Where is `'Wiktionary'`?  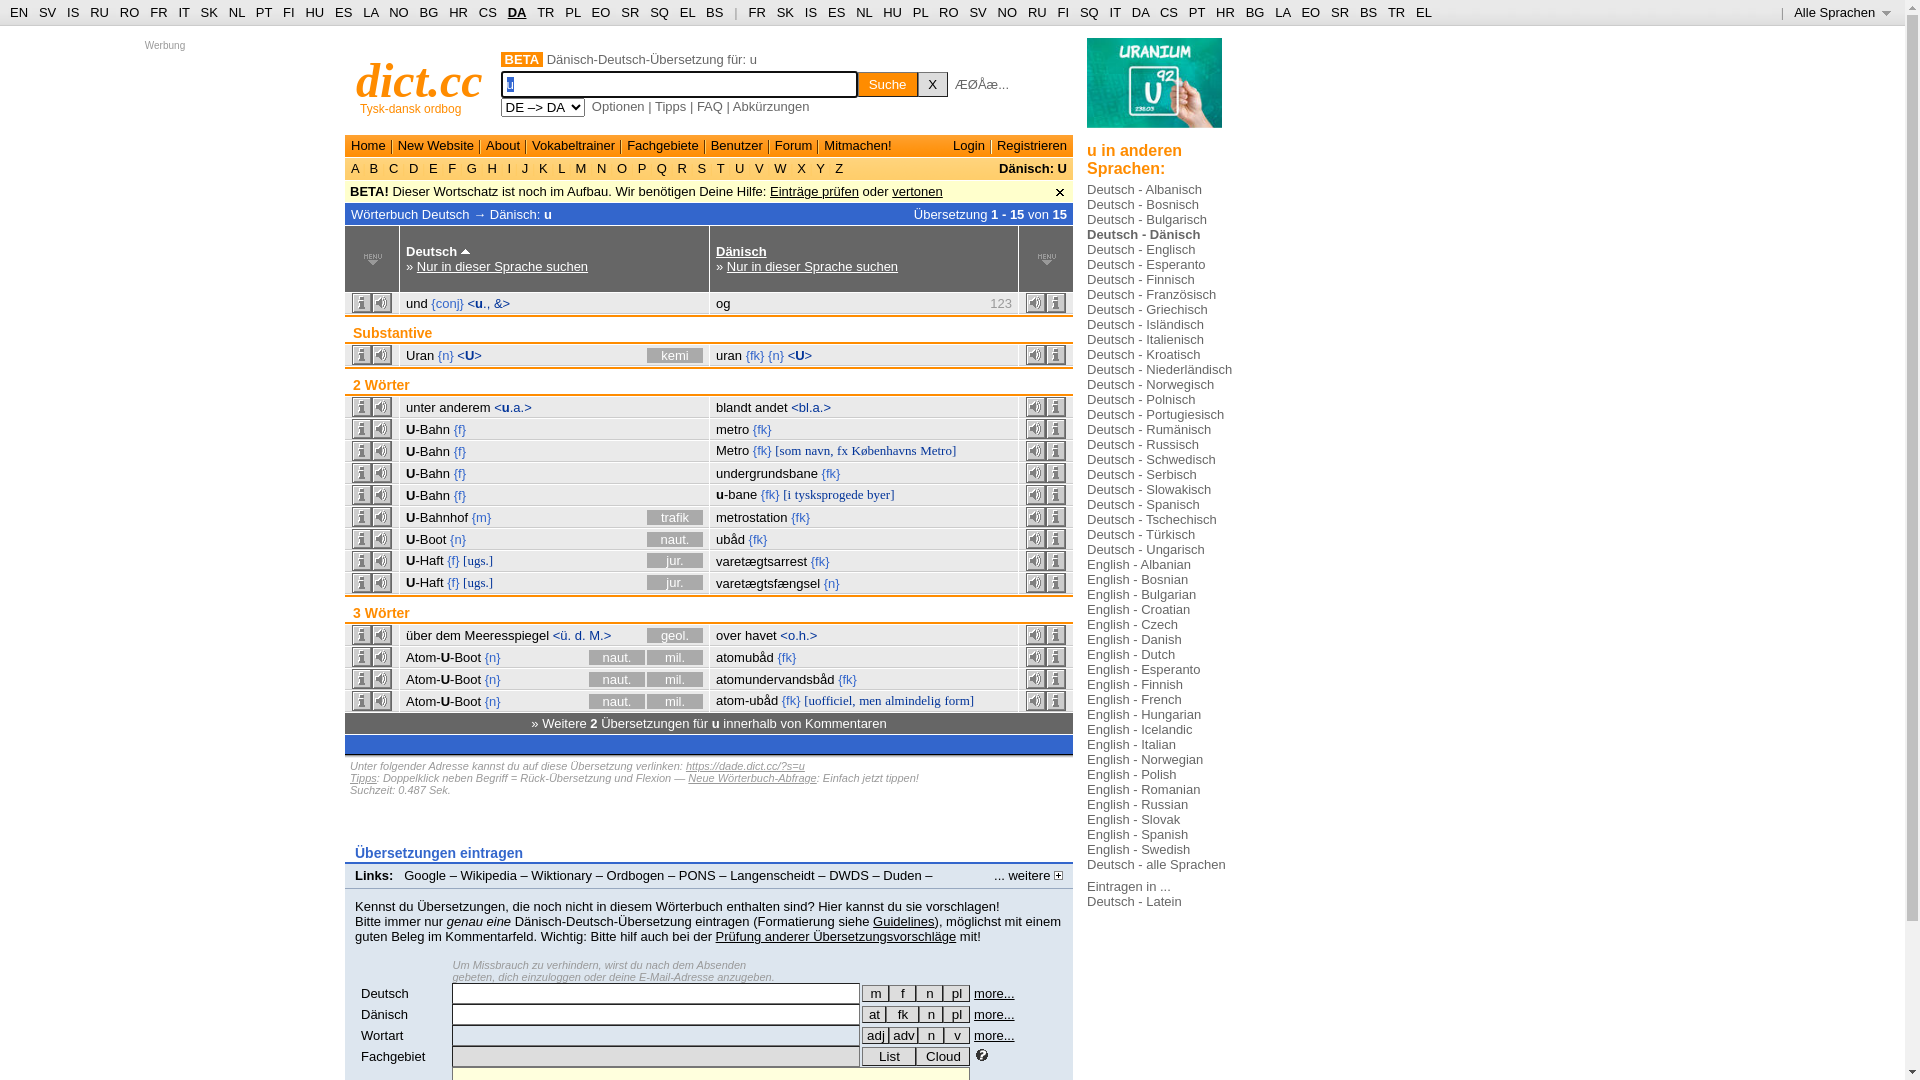 'Wiktionary' is located at coordinates (531, 874).